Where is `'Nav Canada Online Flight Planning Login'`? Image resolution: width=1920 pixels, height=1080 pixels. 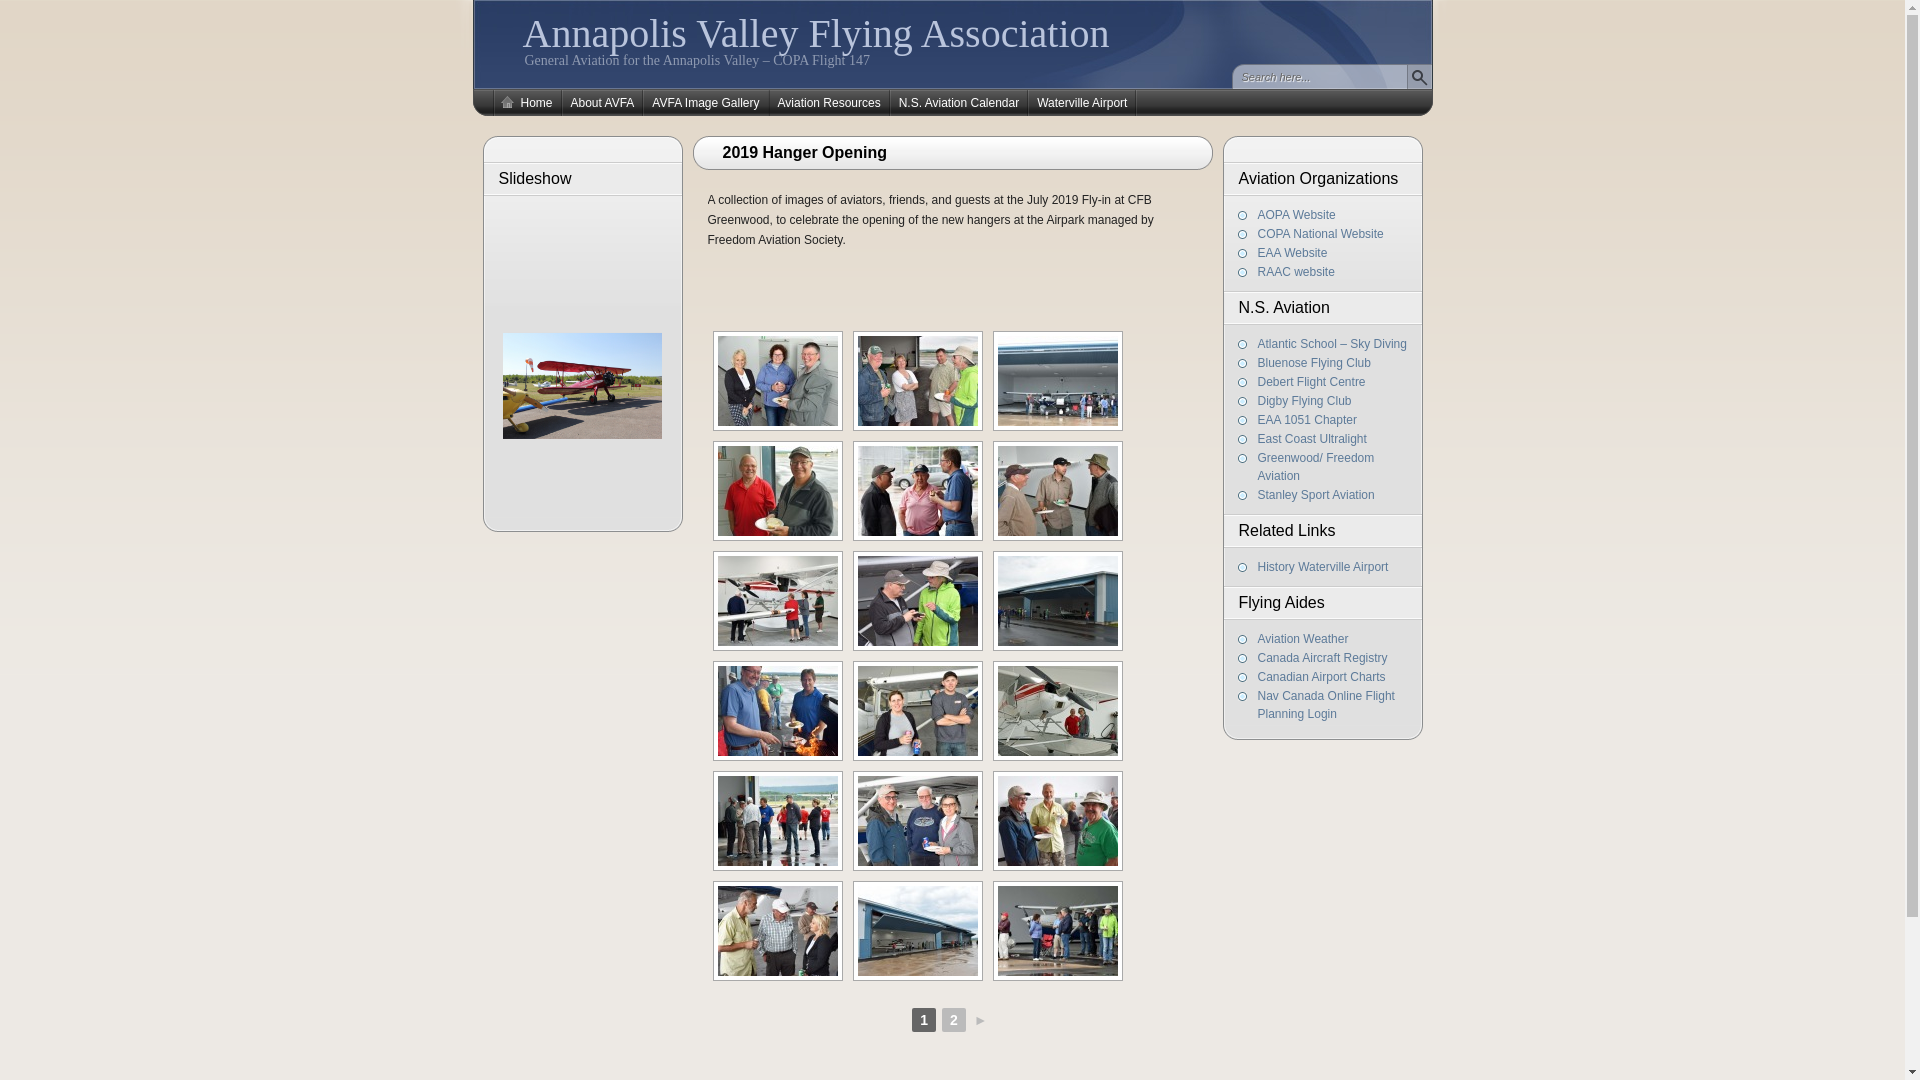 'Nav Canada Online Flight Planning Login' is located at coordinates (1326, 704).